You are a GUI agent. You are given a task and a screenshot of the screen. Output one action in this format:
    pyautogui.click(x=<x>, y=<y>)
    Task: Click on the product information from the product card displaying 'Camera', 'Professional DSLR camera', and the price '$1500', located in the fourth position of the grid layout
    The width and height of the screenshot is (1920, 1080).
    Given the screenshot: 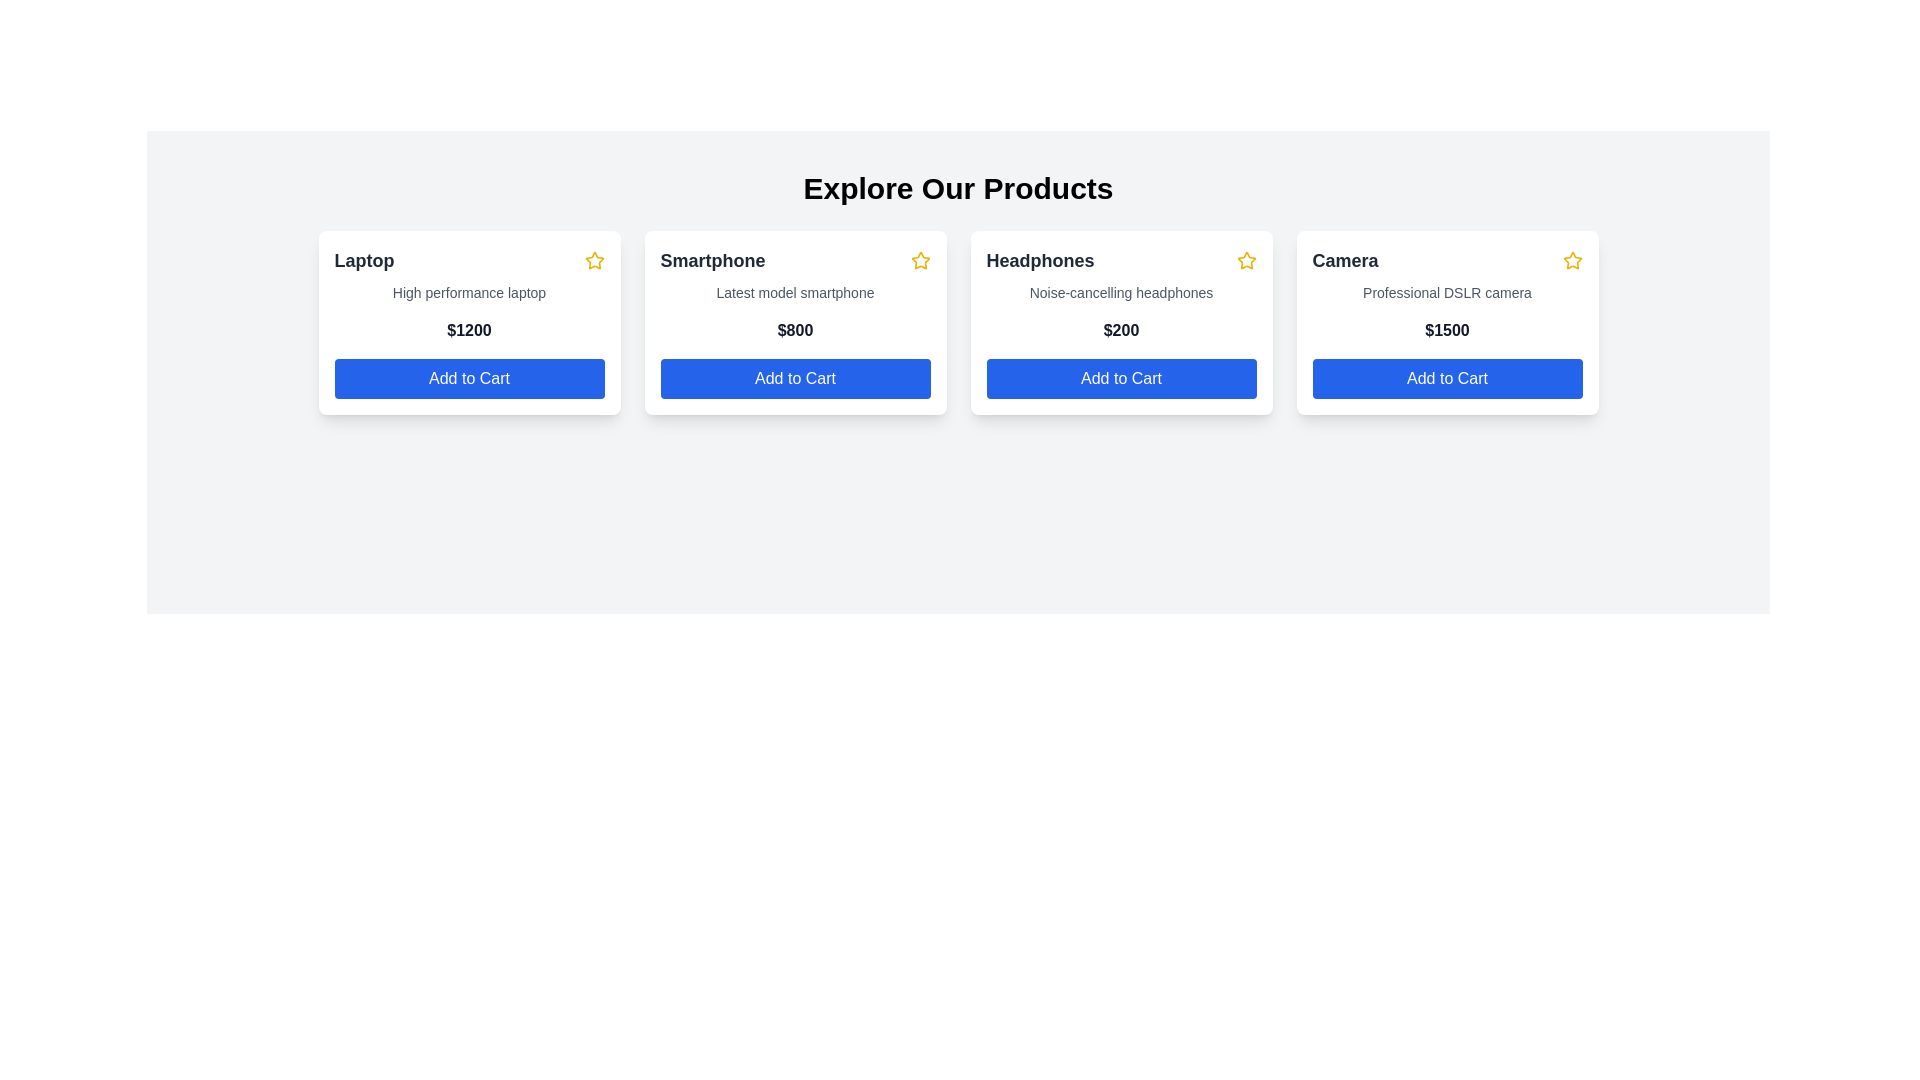 What is the action you would take?
    pyautogui.click(x=1447, y=322)
    